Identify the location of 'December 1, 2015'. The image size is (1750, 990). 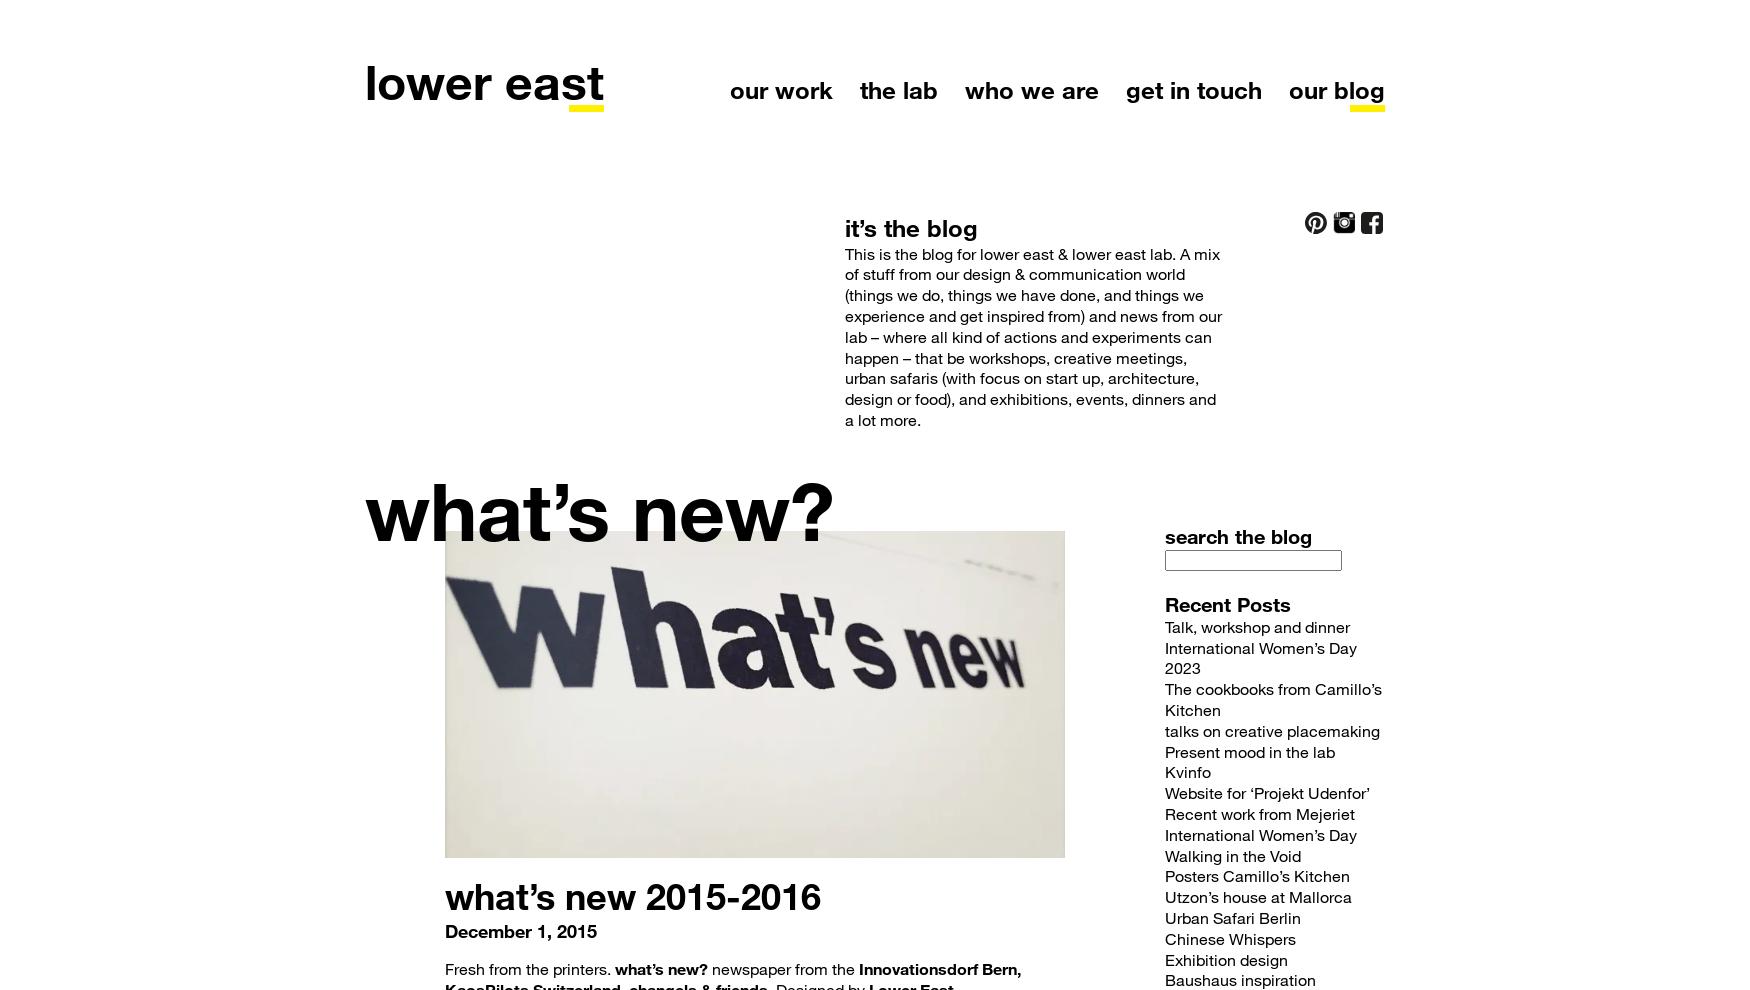
(519, 929).